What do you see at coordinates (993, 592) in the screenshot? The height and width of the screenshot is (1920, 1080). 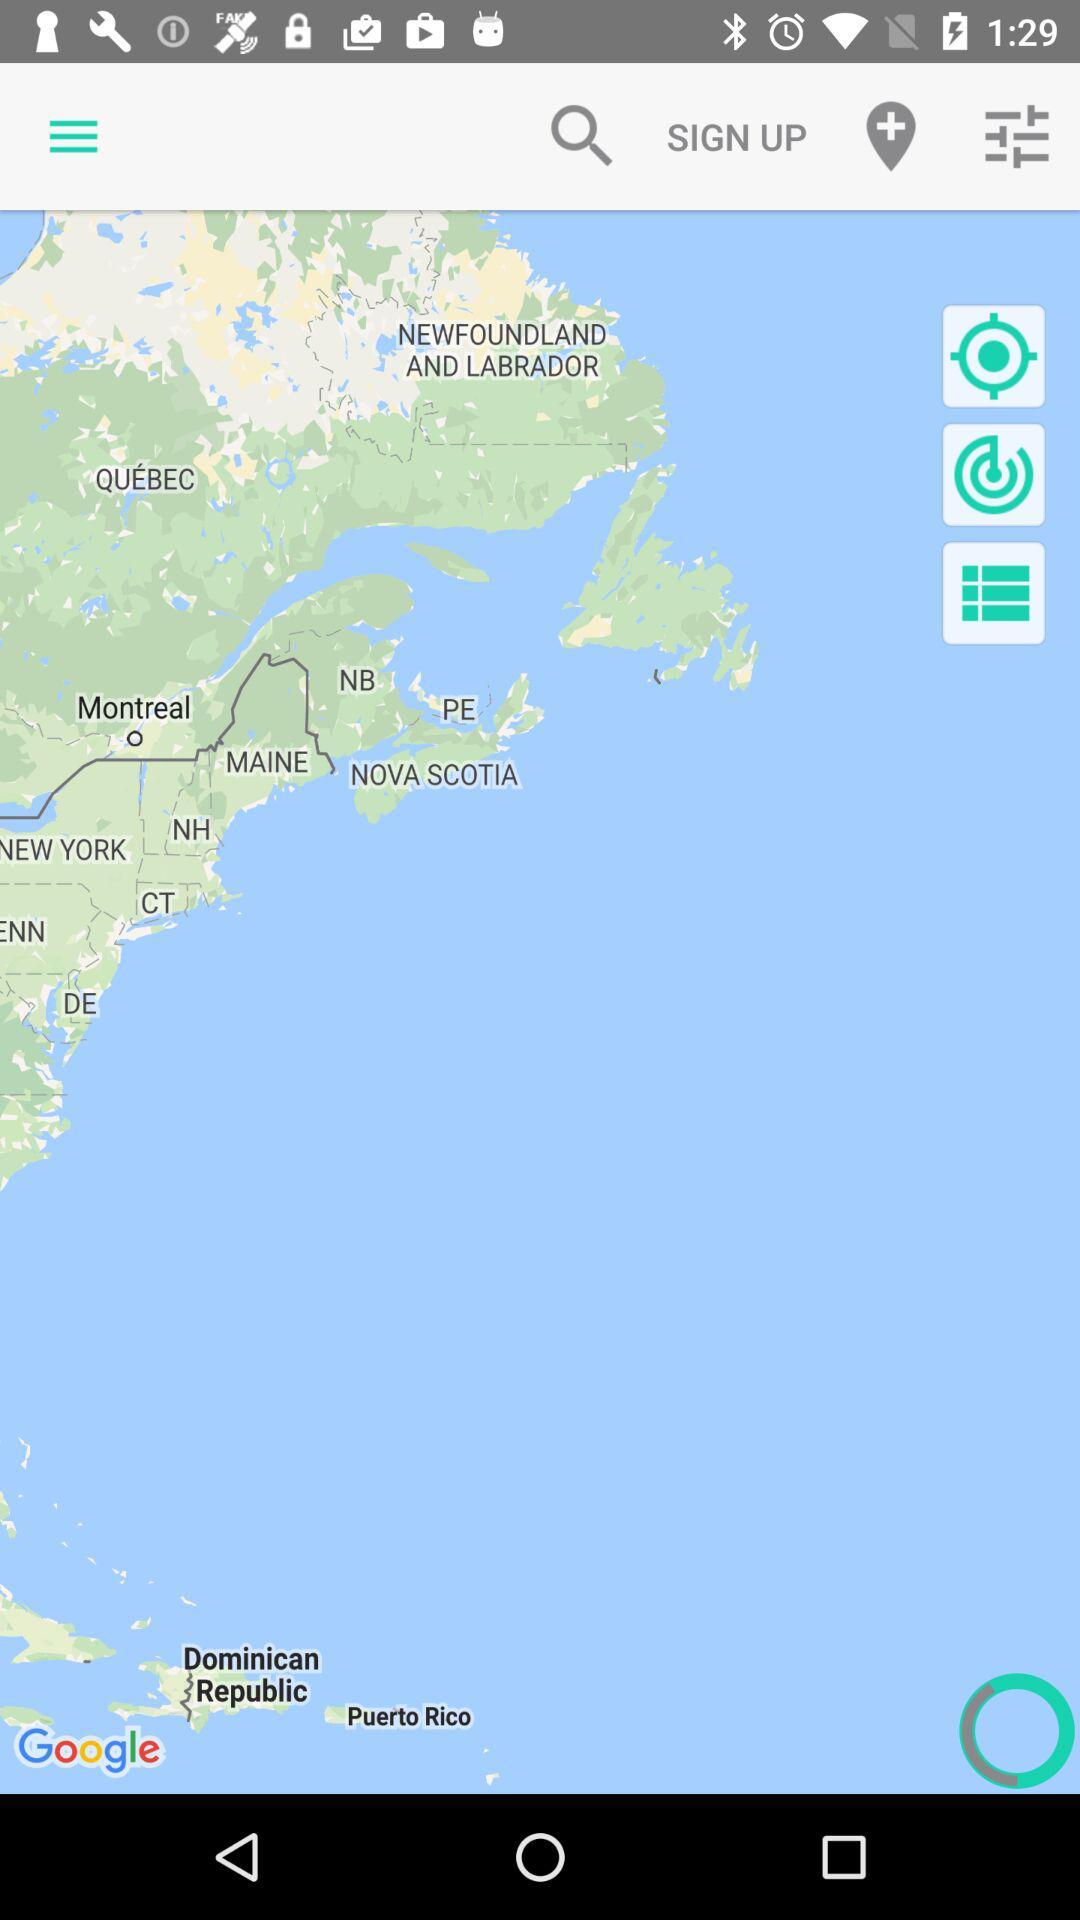 I see `show elements in a list` at bounding box center [993, 592].